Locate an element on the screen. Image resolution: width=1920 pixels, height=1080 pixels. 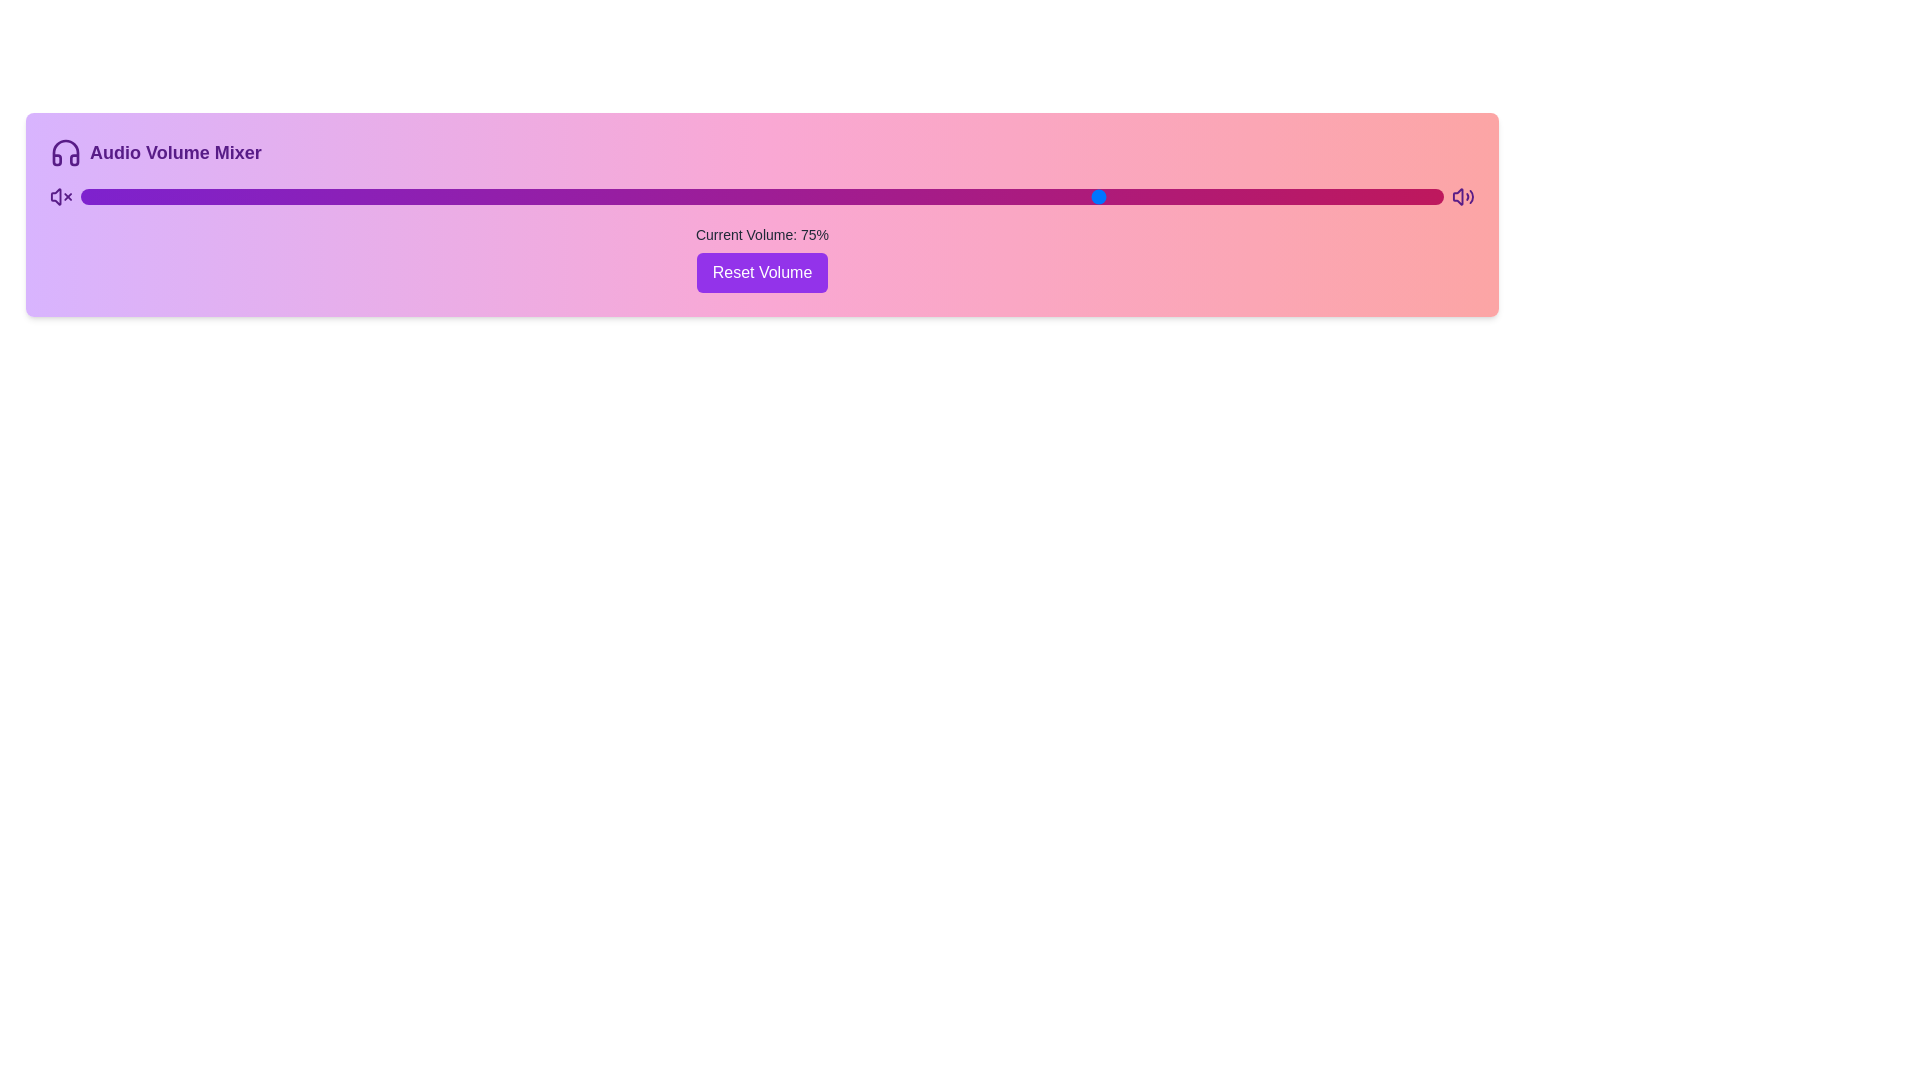
the volume slider to 98% is located at coordinates (1415, 196).